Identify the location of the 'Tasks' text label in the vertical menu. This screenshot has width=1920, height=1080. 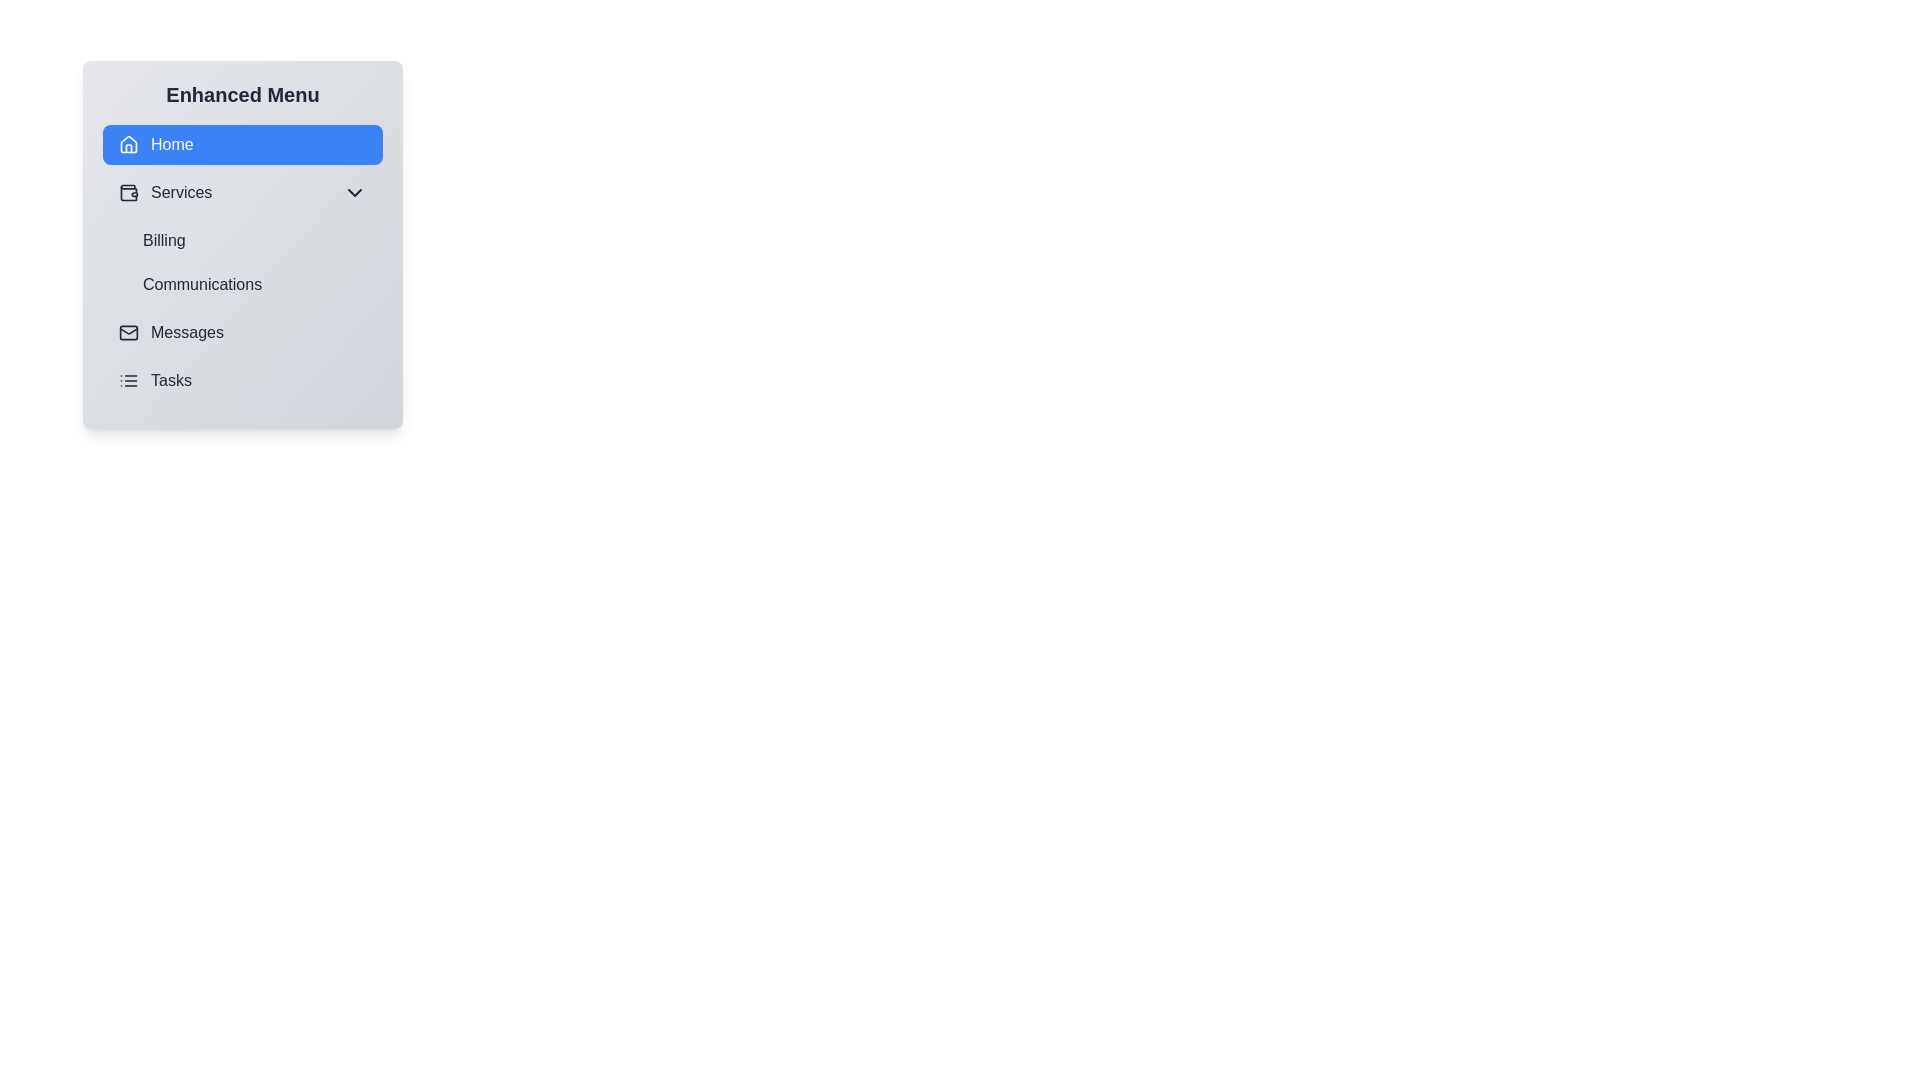
(171, 381).